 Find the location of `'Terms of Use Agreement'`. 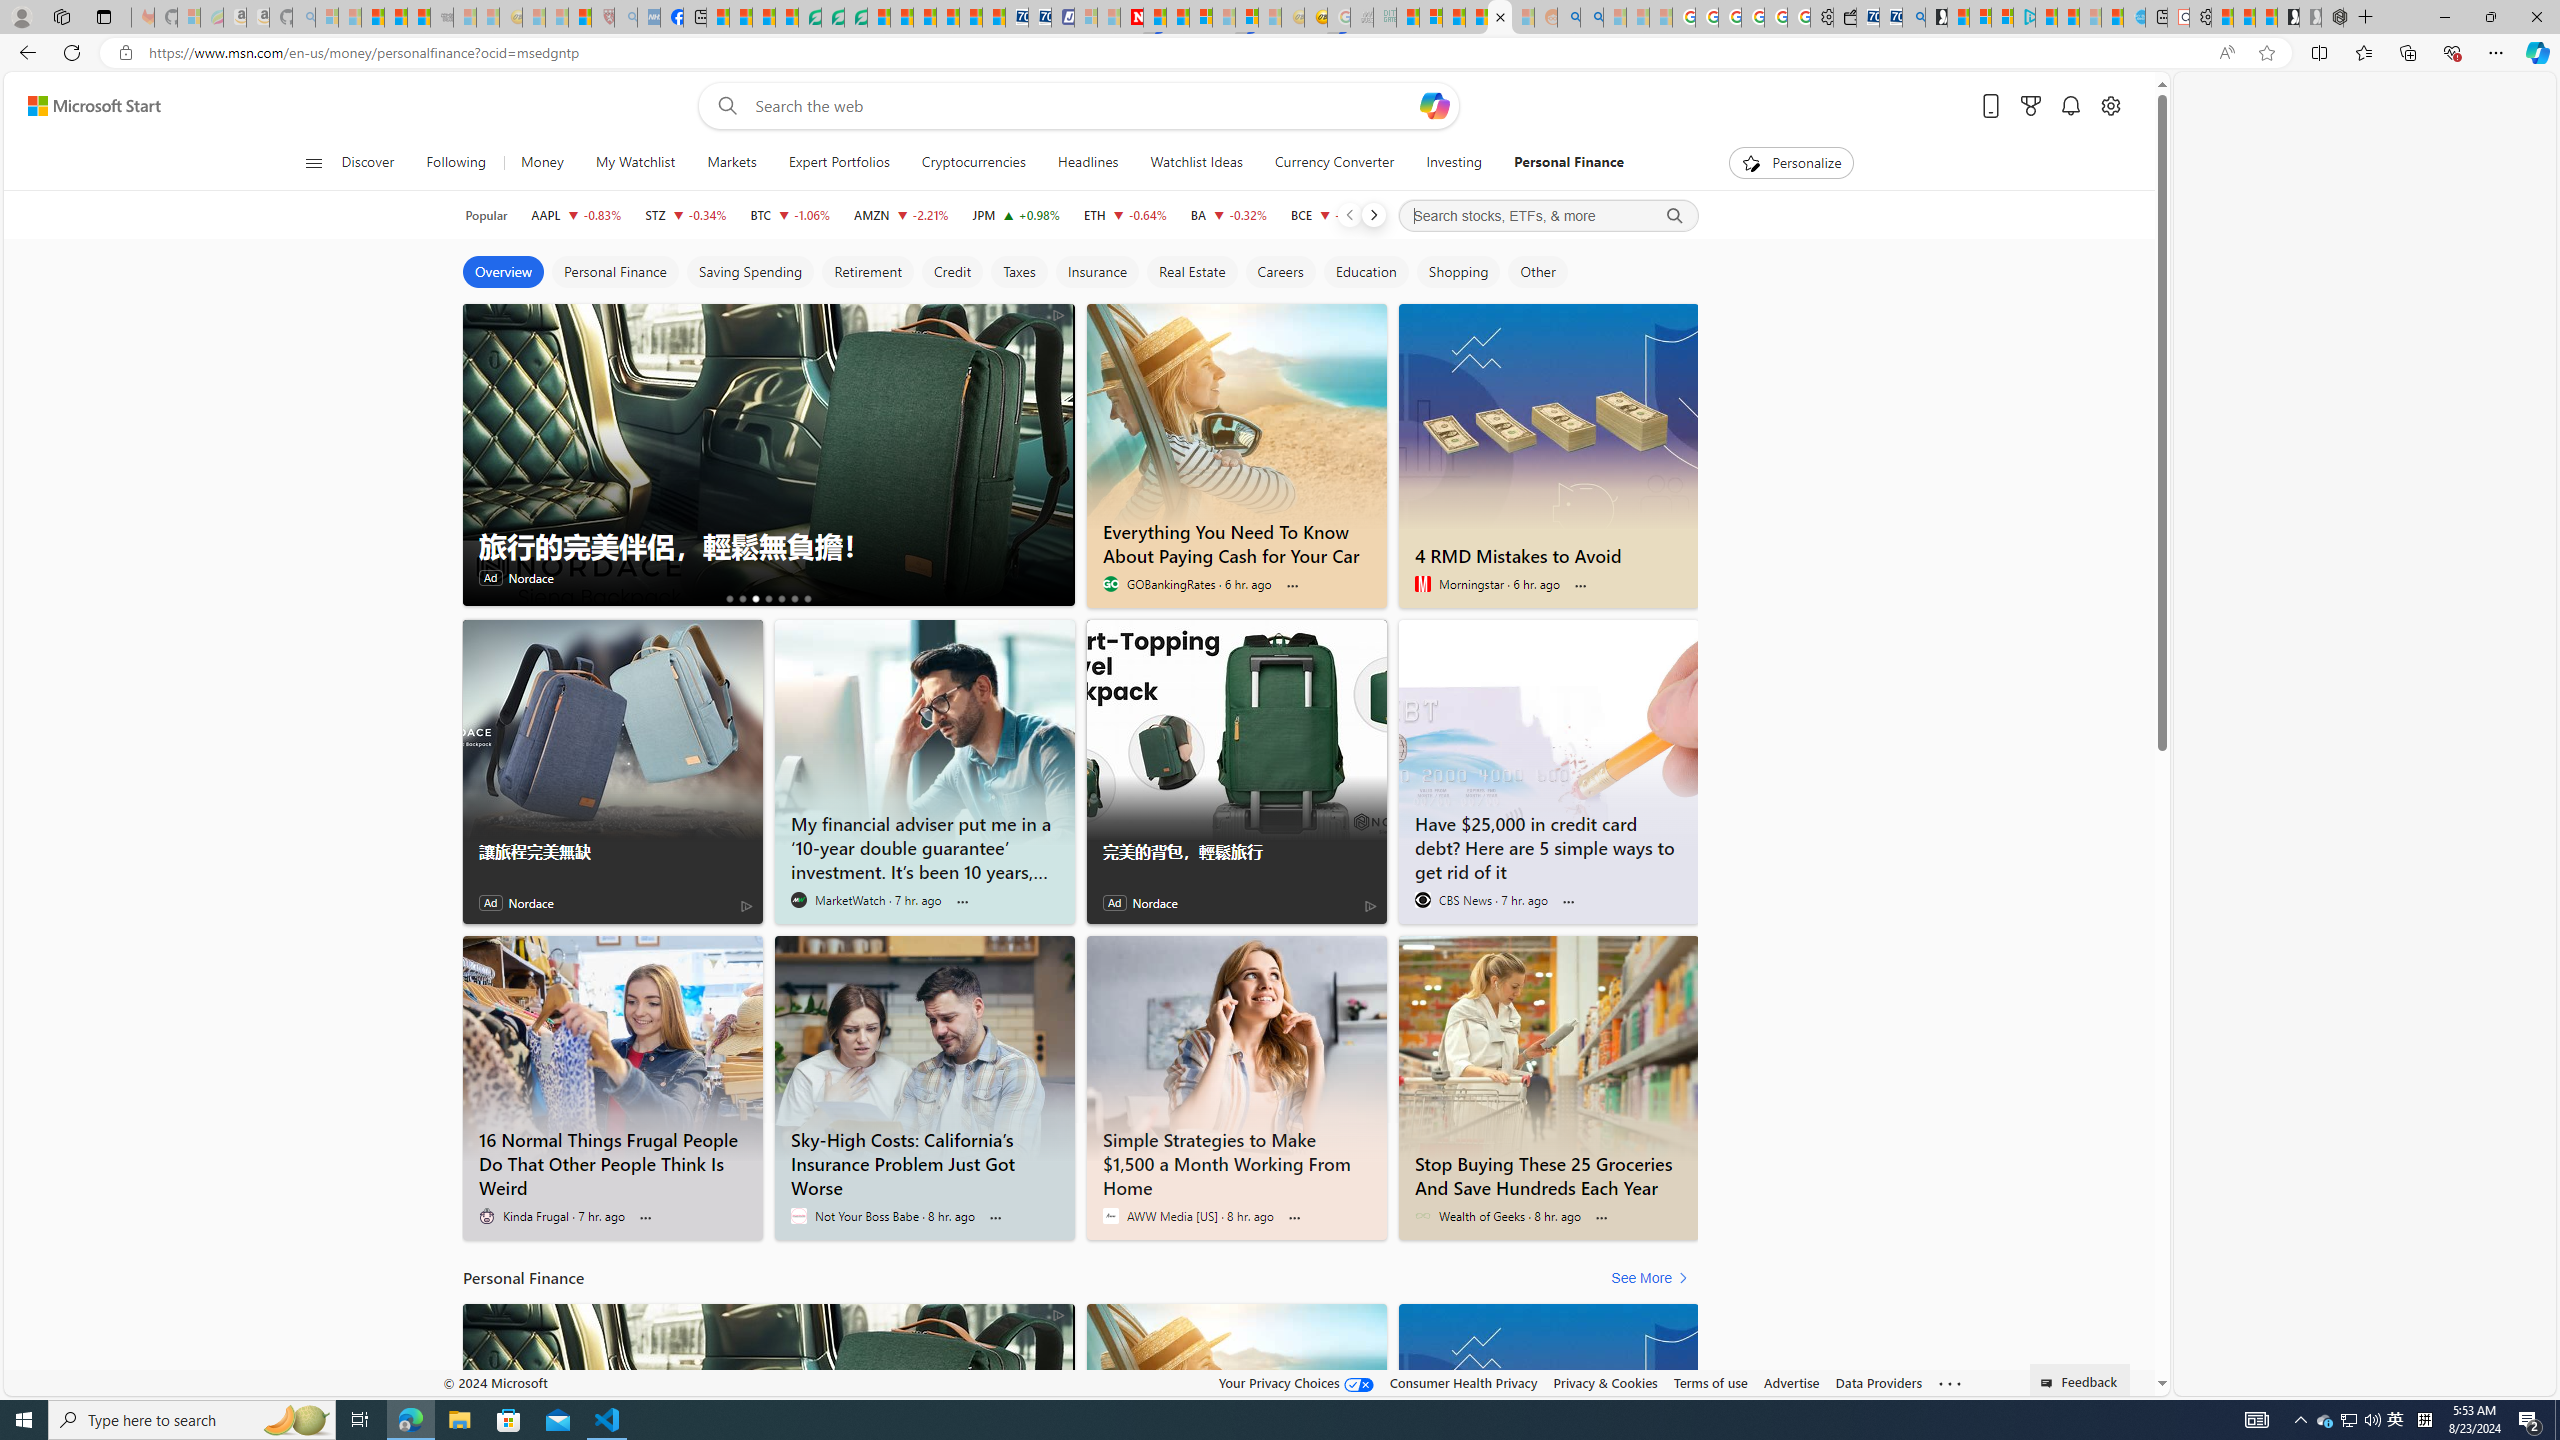

'Terms of Use Agreement' is located at coordinates (832, 16).